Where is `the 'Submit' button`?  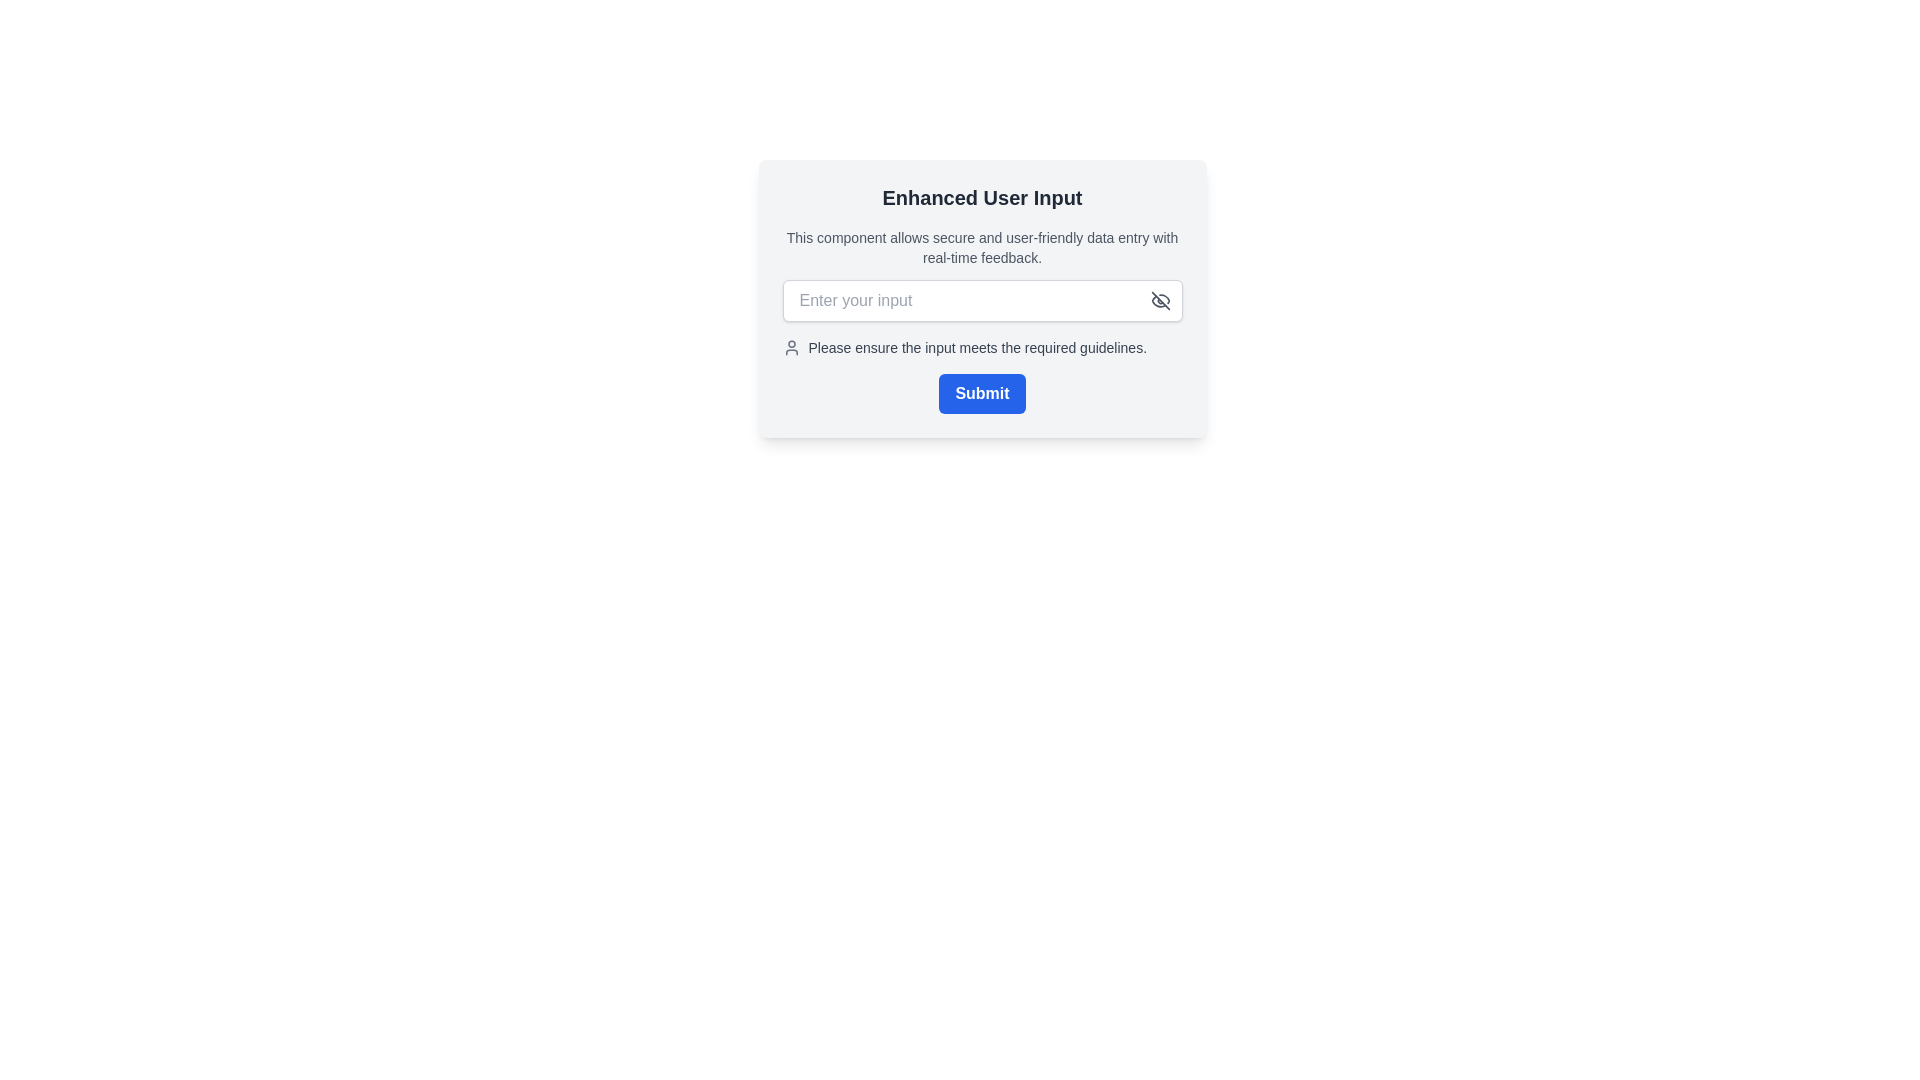
the 'Submit' button is located at coordinates (982, 393).